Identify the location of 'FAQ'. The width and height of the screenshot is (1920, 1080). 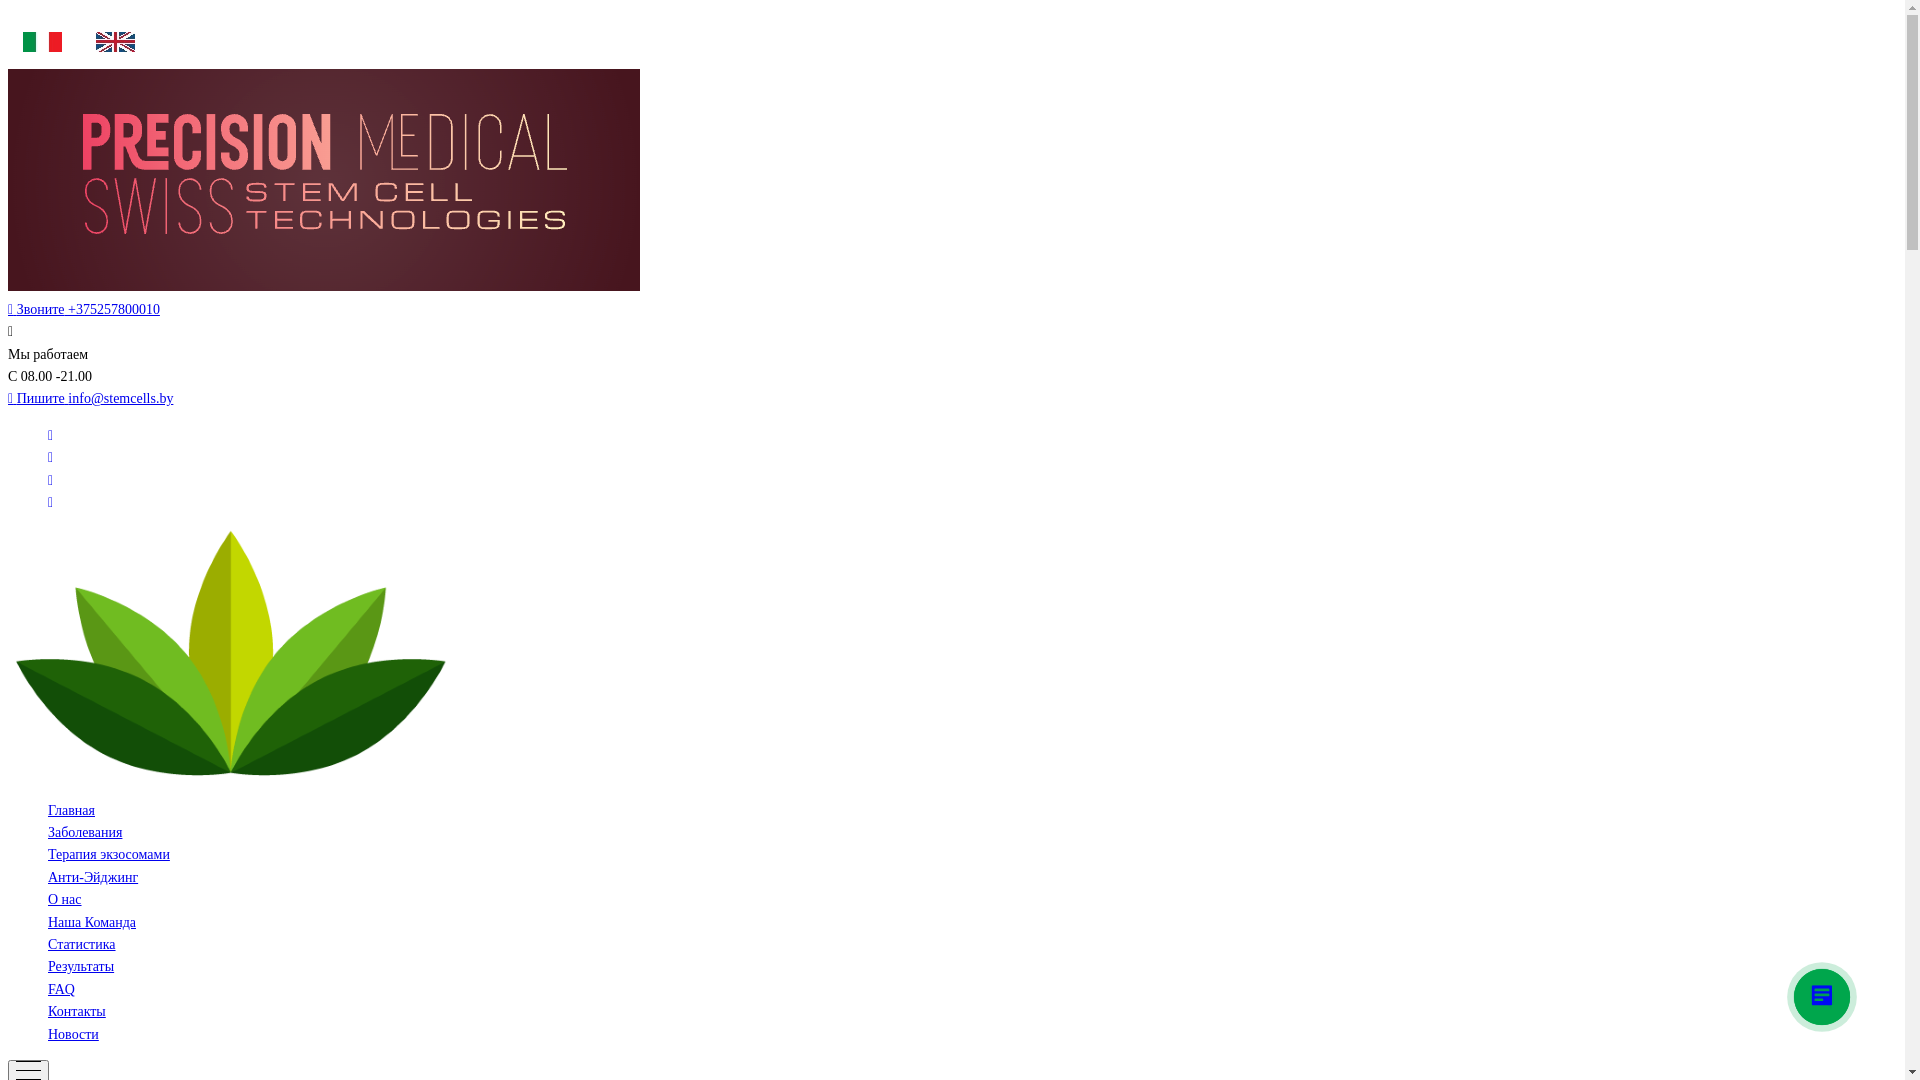
(61, 988).